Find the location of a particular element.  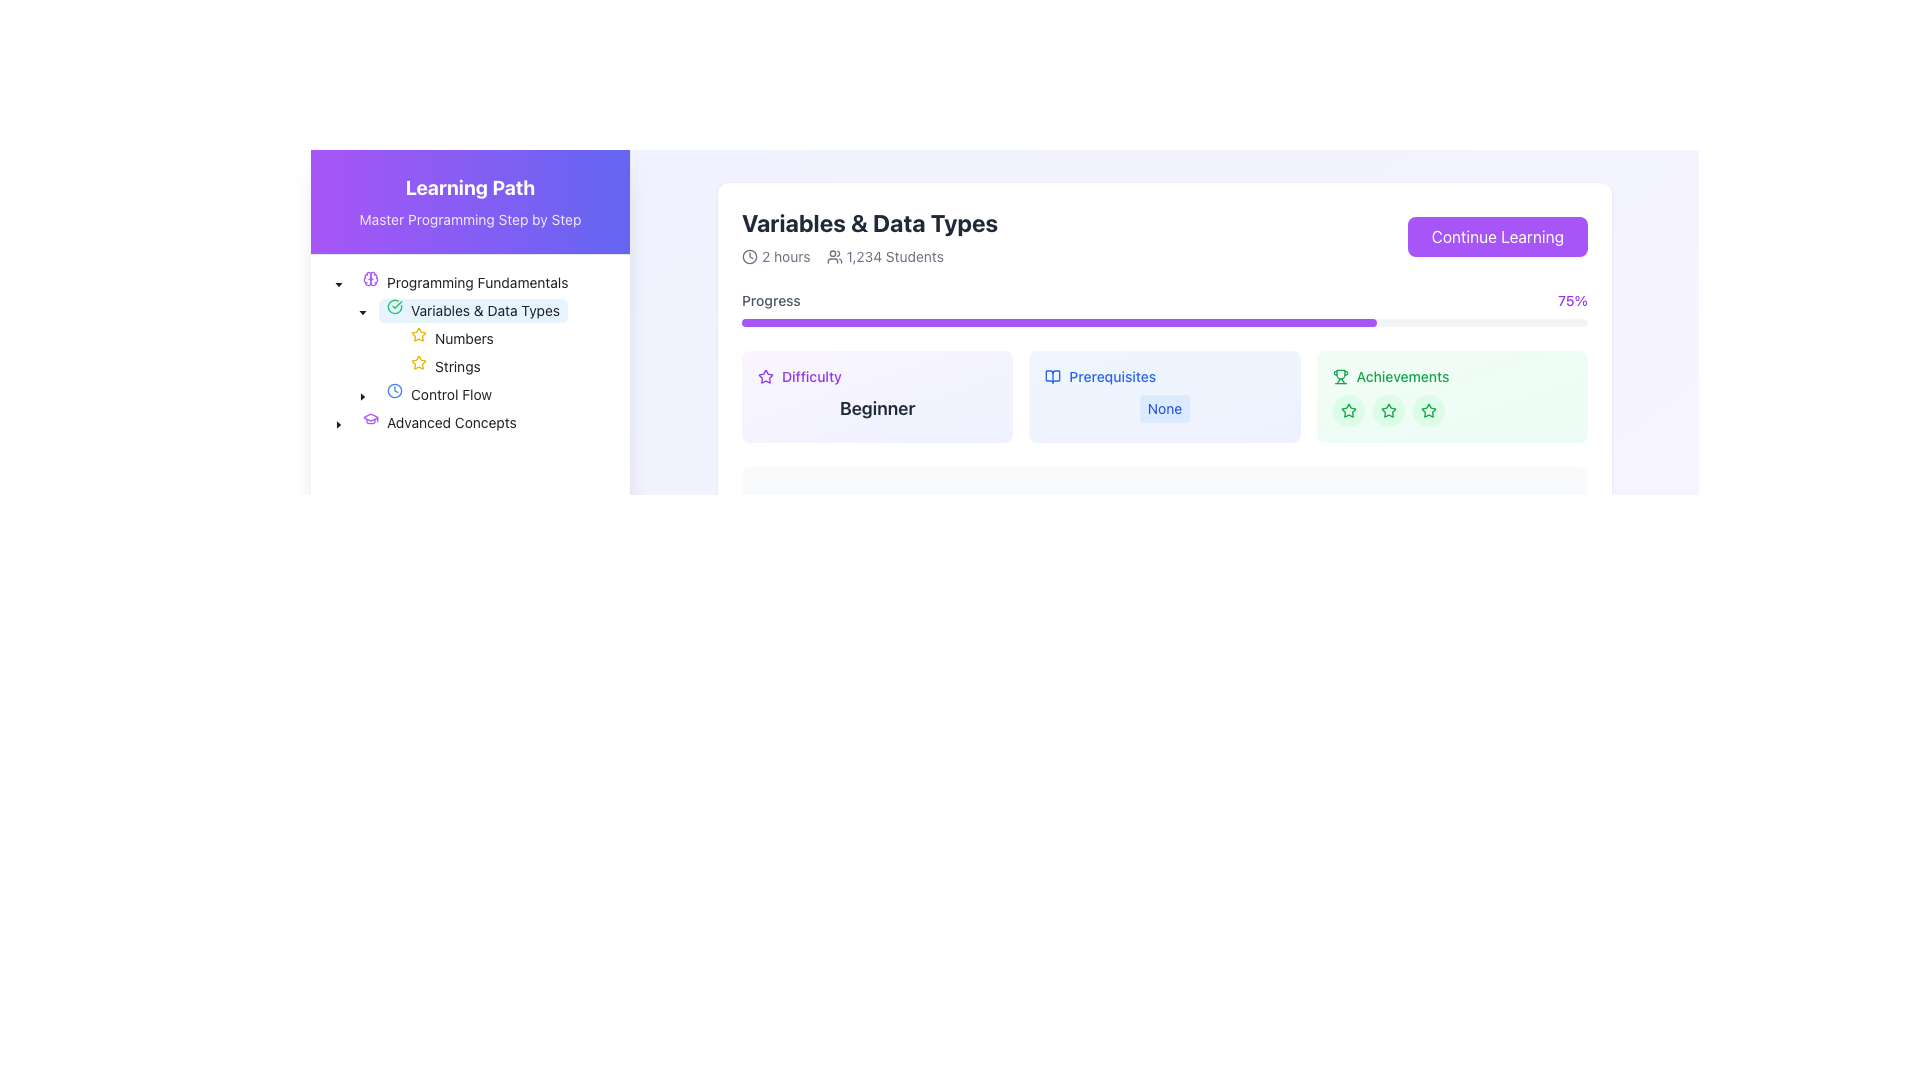

the yellow star icon located in the left navigation sidebar under the 'Variables & Data Types' category beside the label 'Strings' is located at coordinates (421, 366).